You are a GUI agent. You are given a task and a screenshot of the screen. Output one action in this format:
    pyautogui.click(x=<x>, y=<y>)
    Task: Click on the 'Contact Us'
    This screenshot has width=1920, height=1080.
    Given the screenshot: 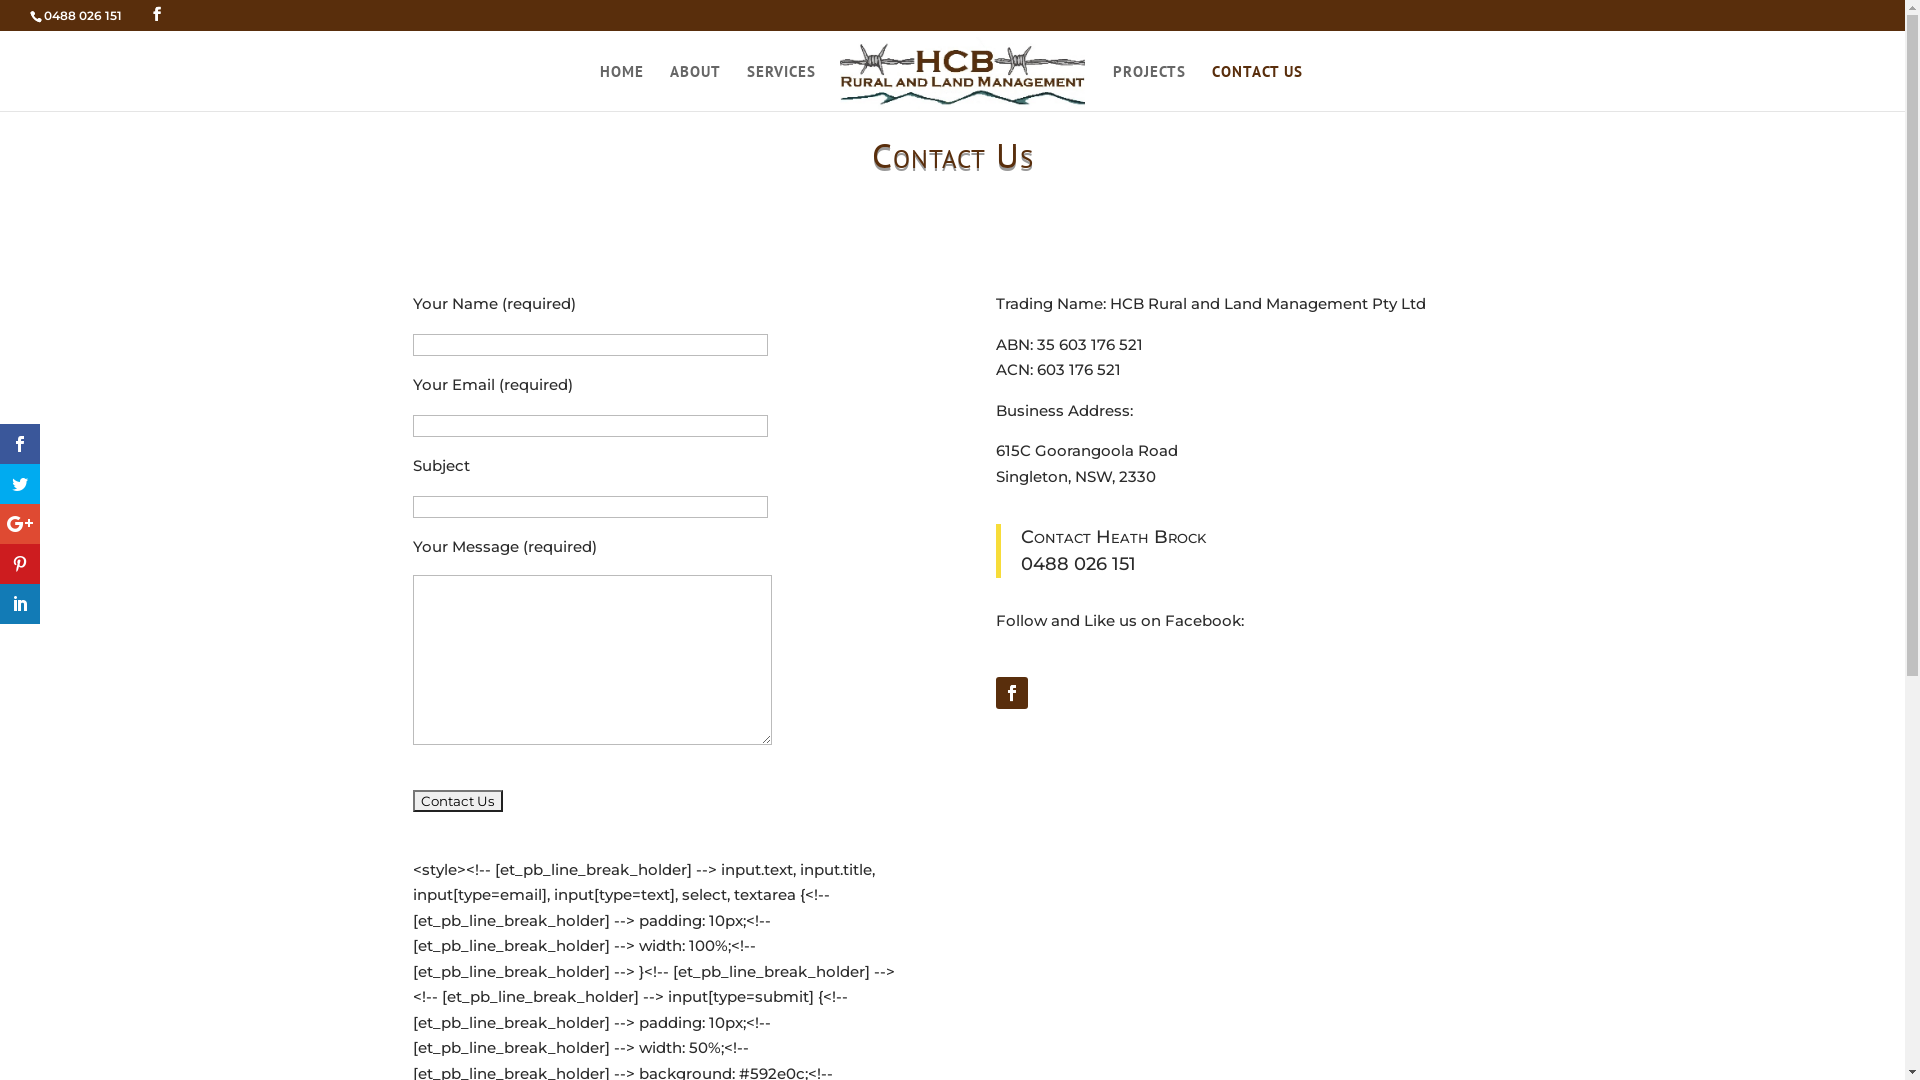 What is the action you would take?
    pyautogui.click(x=411, y=800)
    